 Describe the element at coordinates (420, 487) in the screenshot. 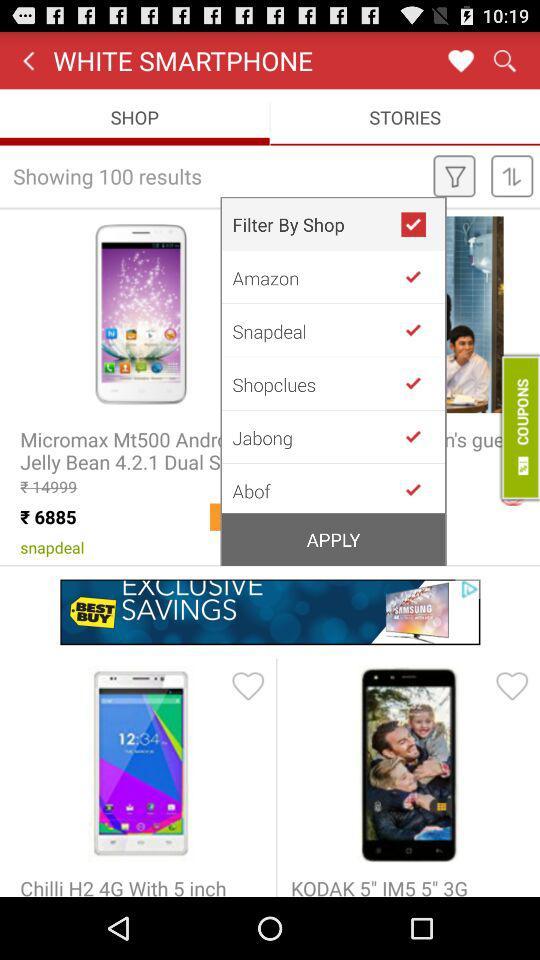

I see `the company you want to see products from` at that location.